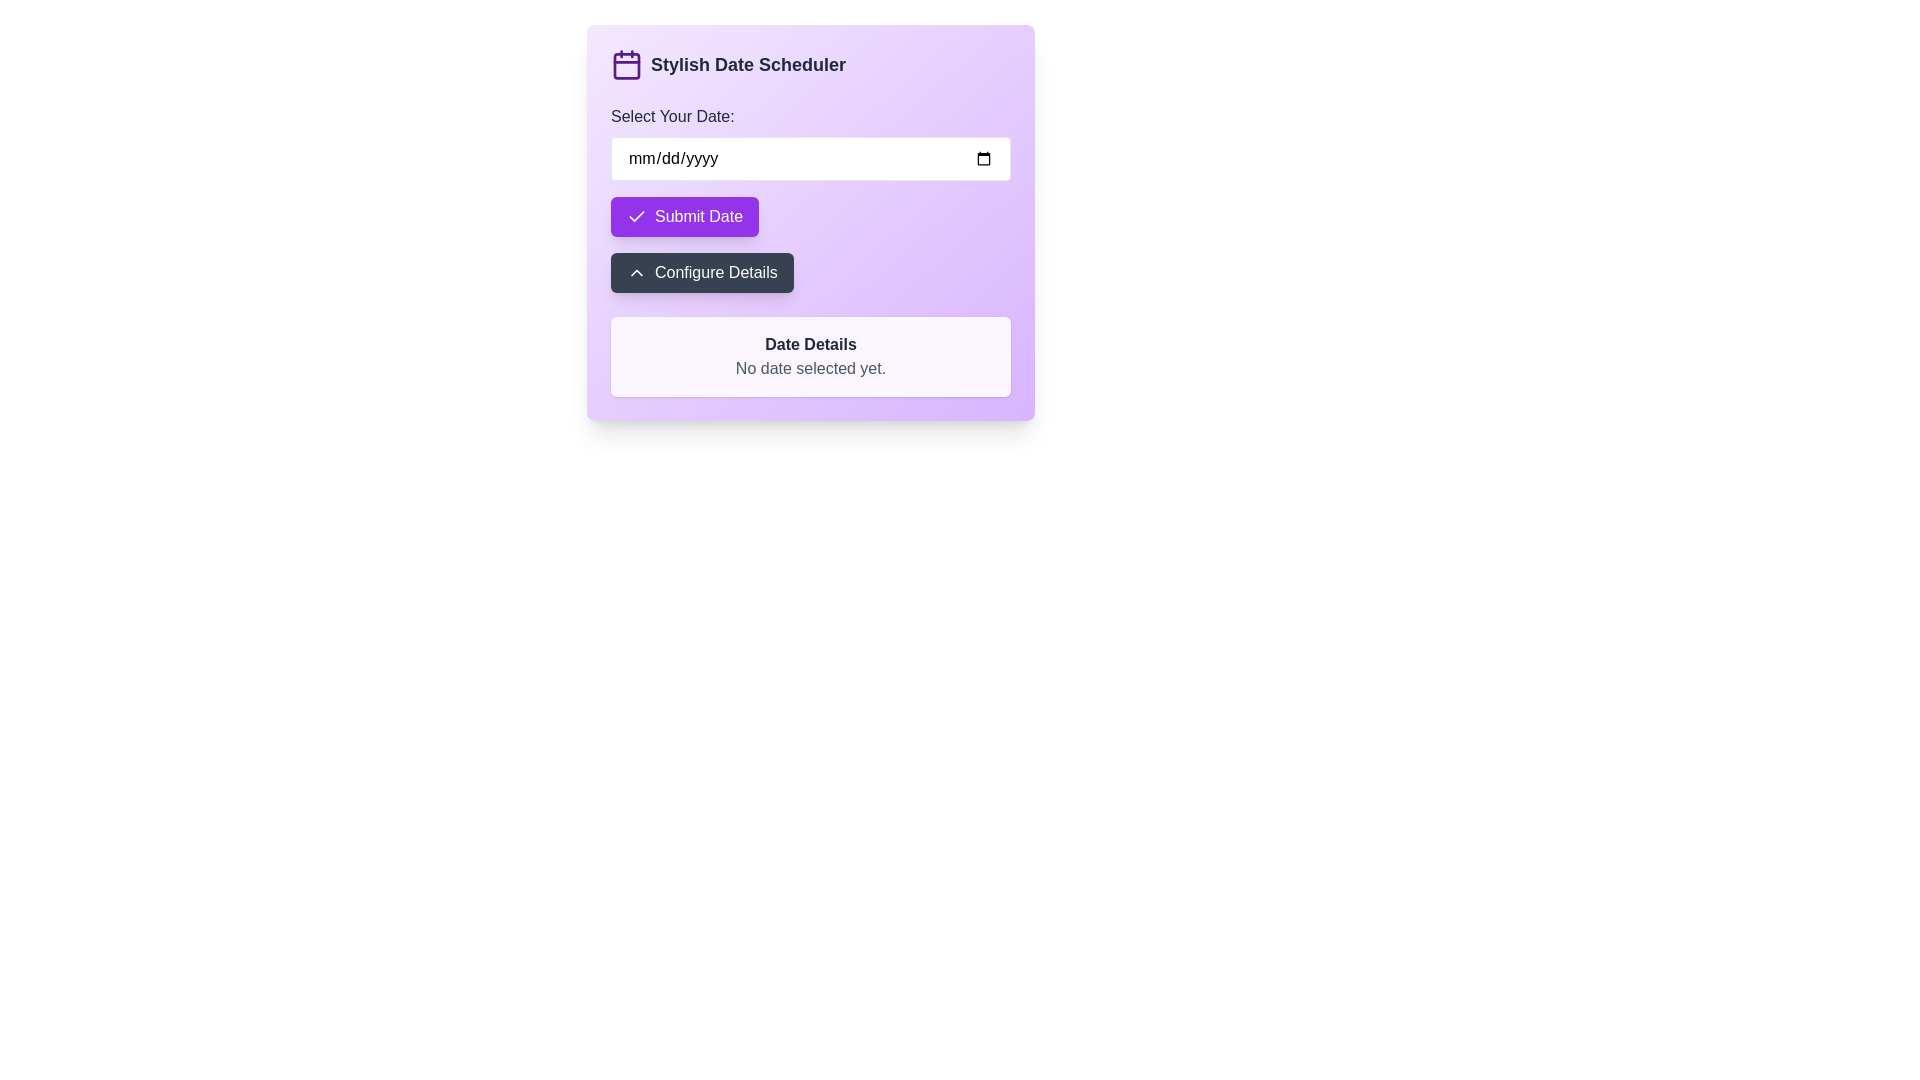 This screenshot has height=1080, width=1920. Describe the element at coordinates (685, 216) in the screenshot. I see `the 'Submit Date' button with a vibrant purple background and white text to observe the hover effect` at that location.